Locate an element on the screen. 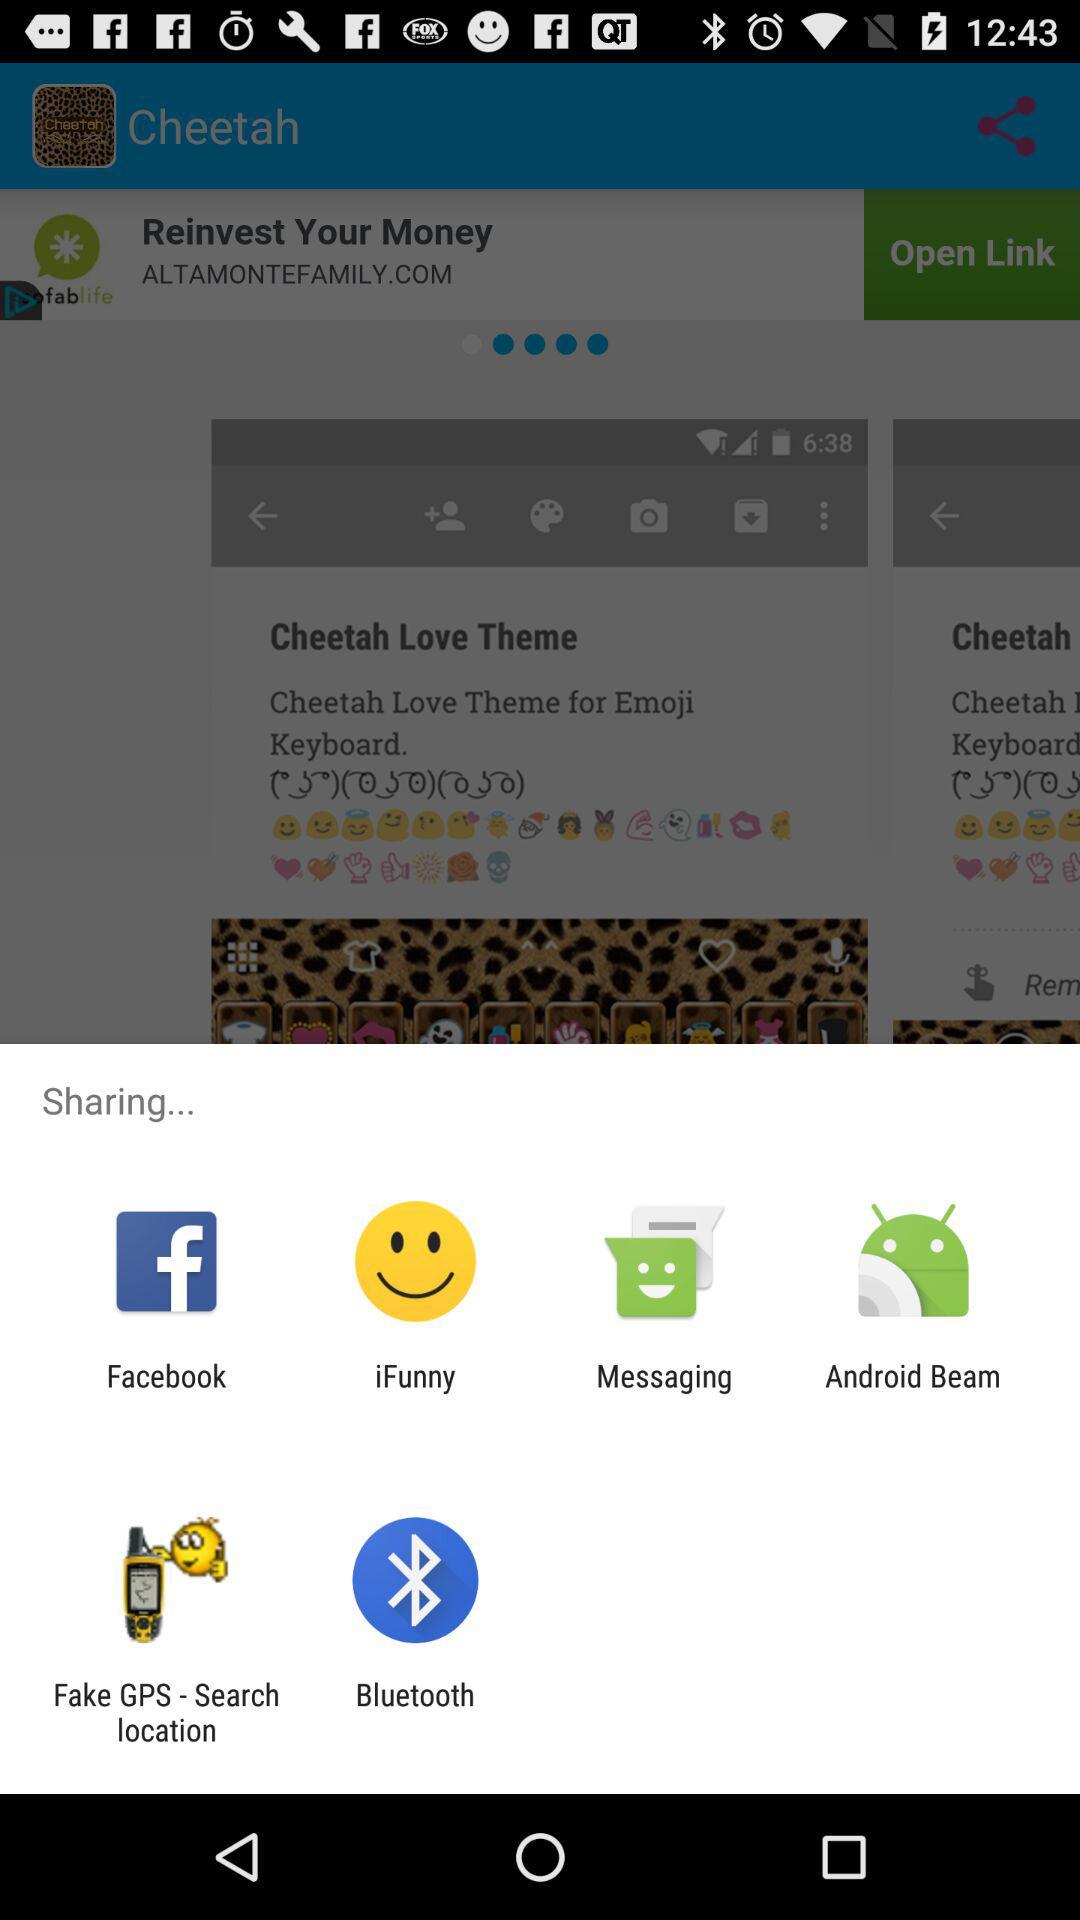 This screenshot has width=1080, height=1920. item to the left of messaging icon is located at coordinates (414, 1392).